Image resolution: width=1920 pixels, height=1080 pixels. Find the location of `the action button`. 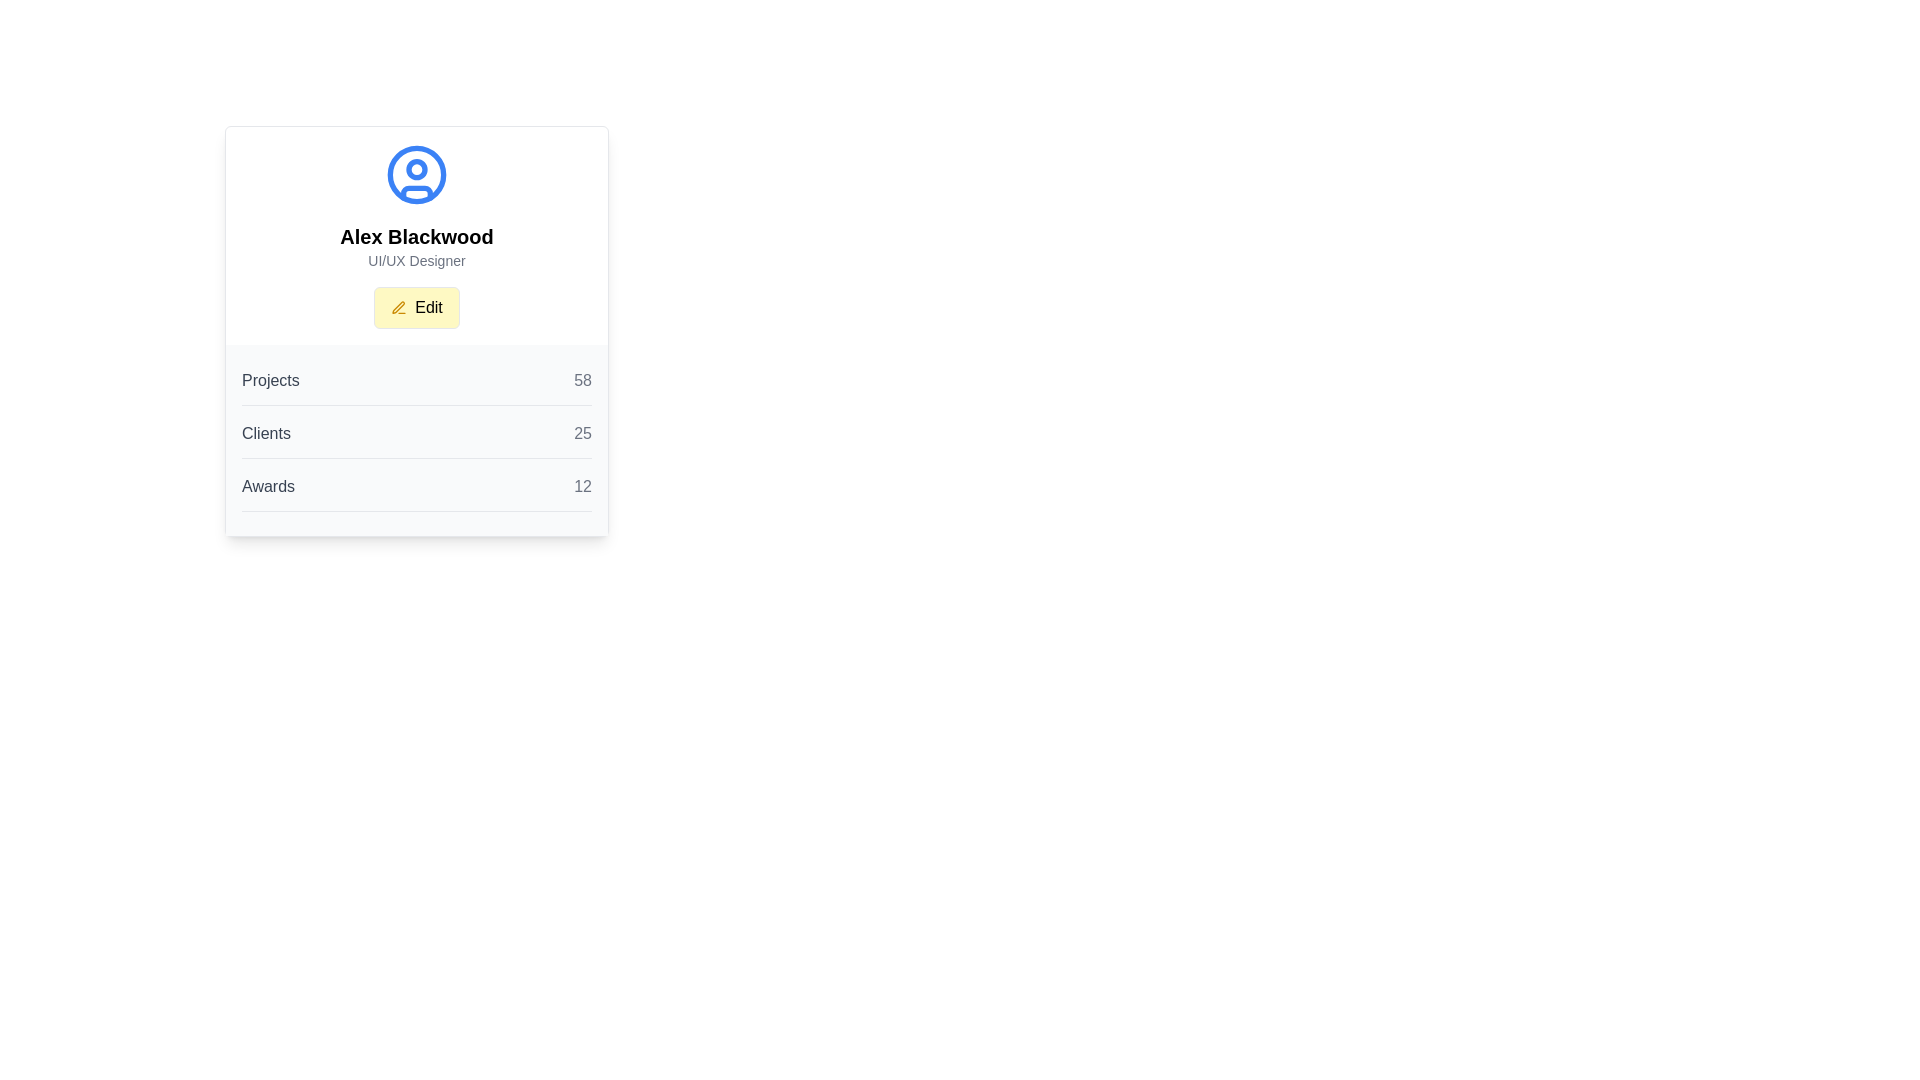

the action button is located at coordinates (416, 308).